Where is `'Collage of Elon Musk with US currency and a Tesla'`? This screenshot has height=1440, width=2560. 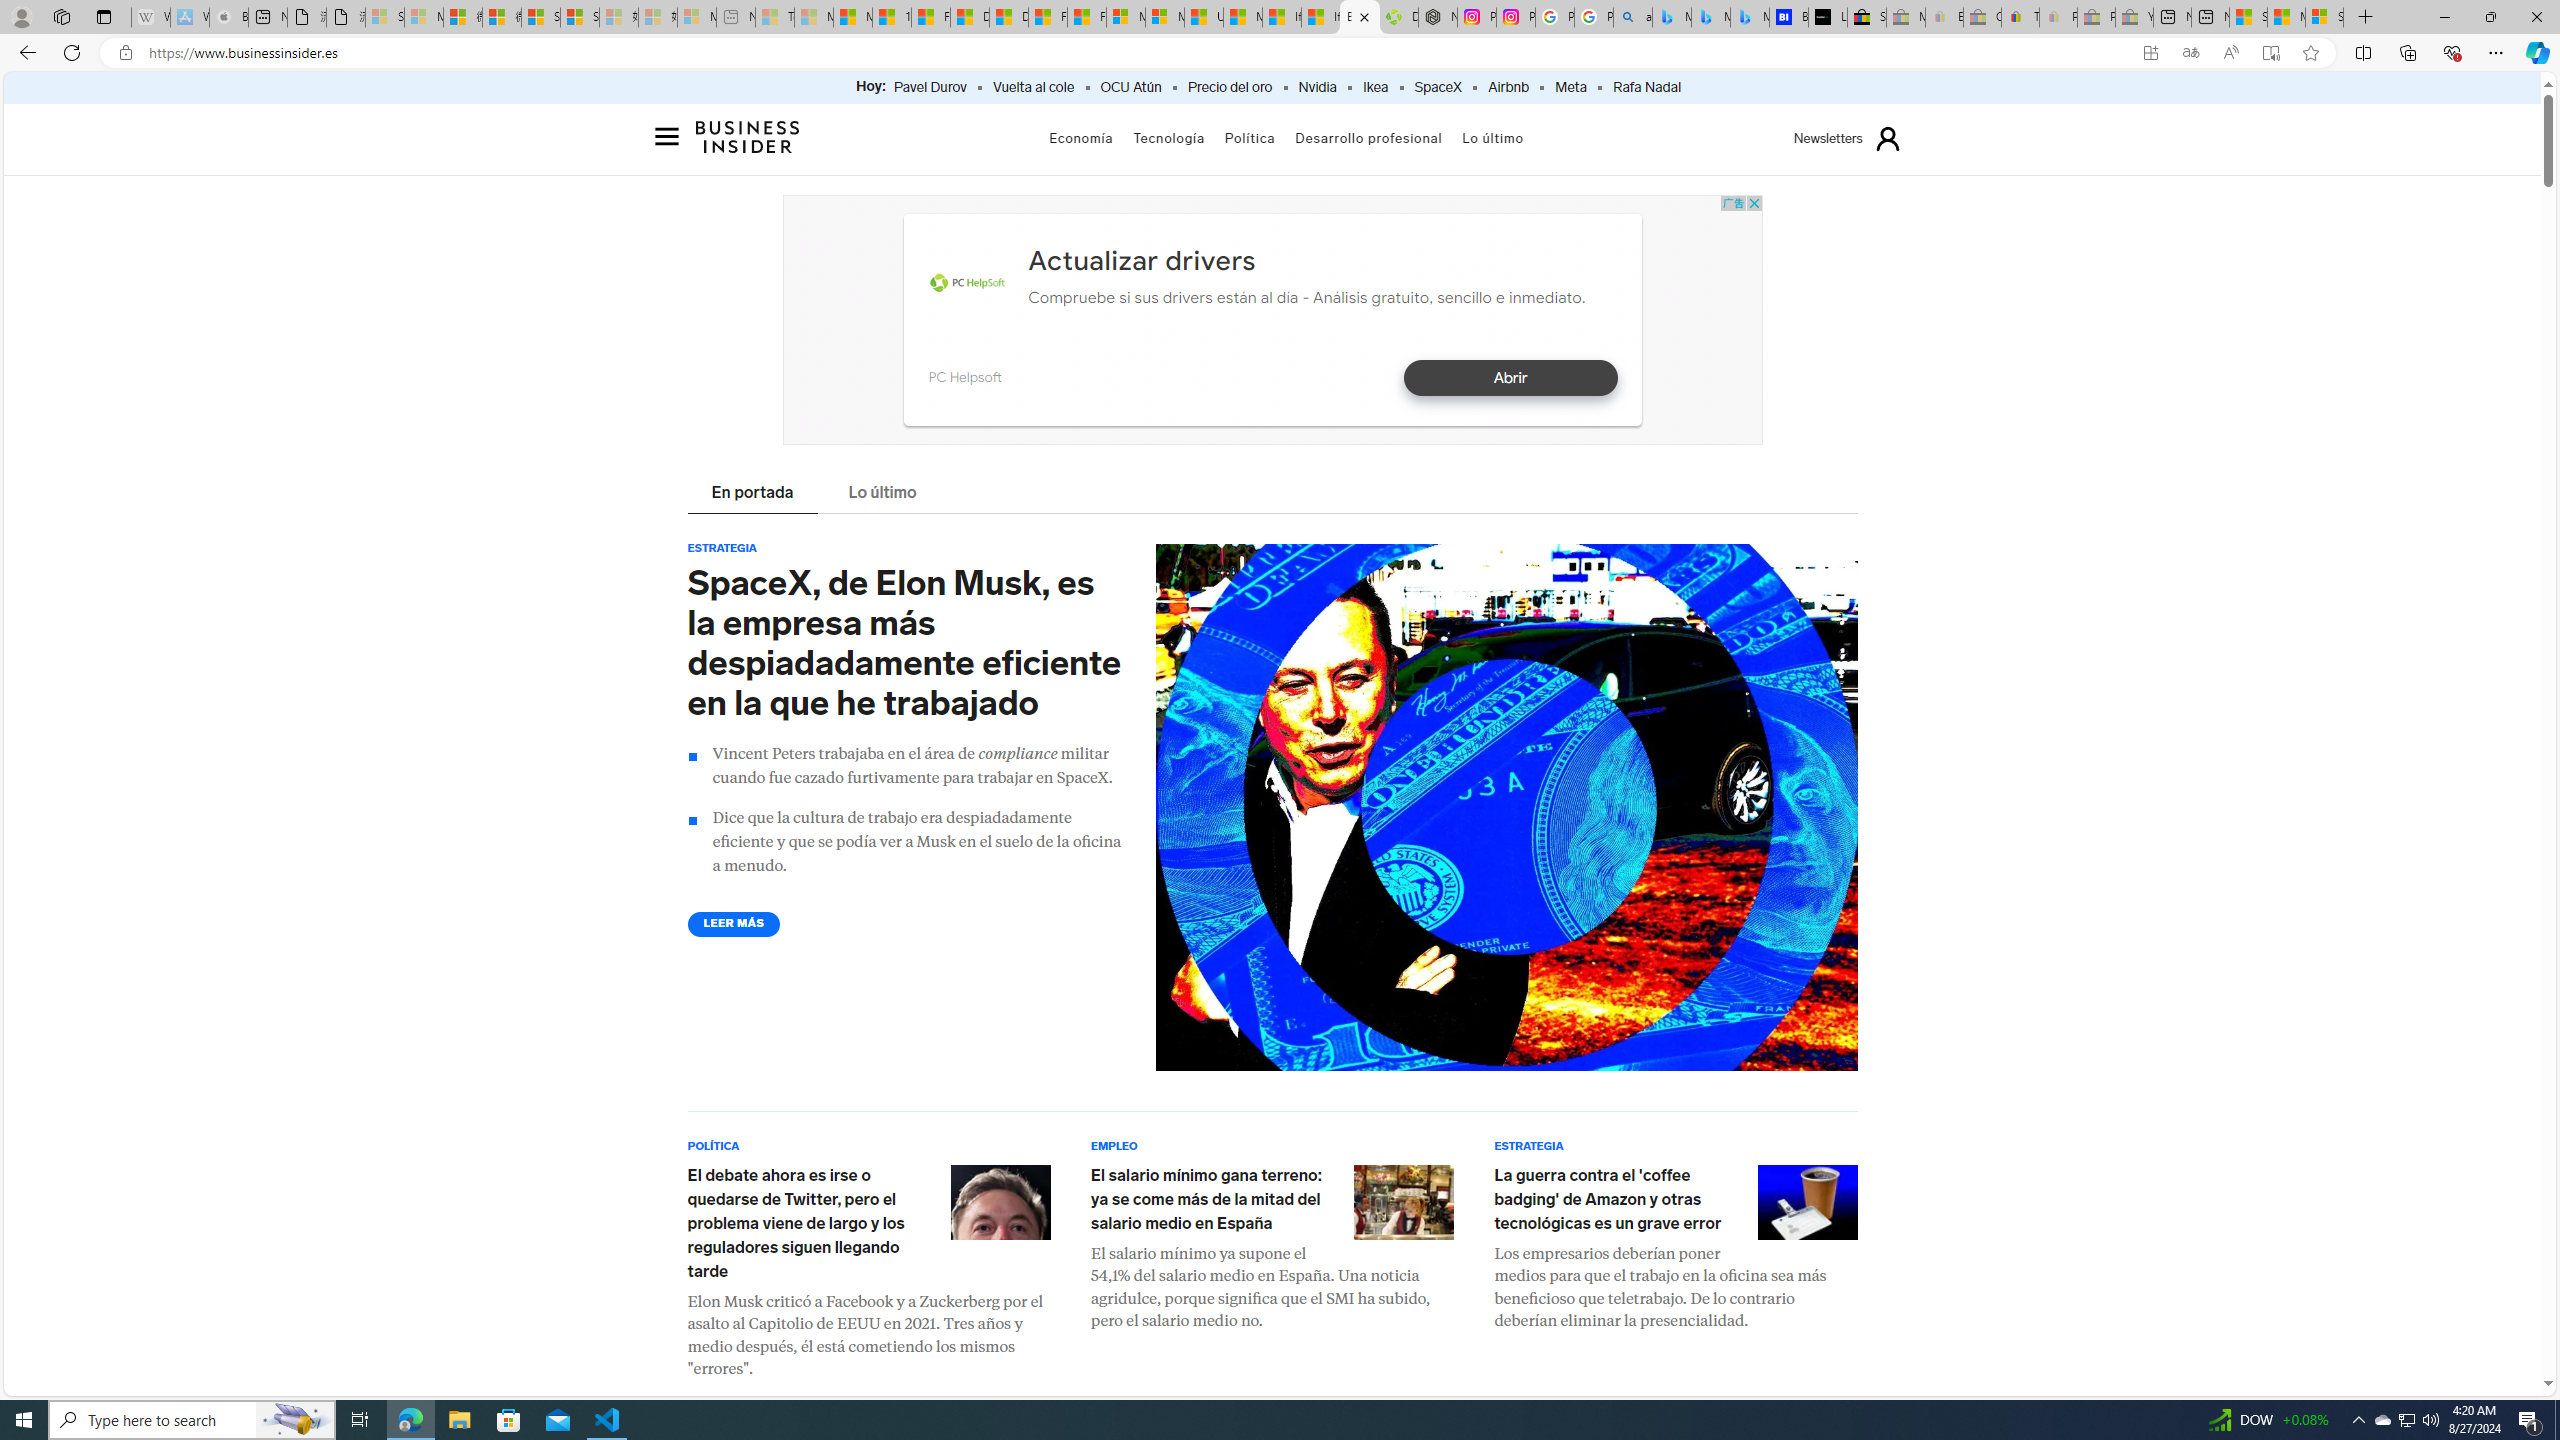
'Collage of Elon Musk with US currency and a Tesla' is located at coordinates (1505, 807).